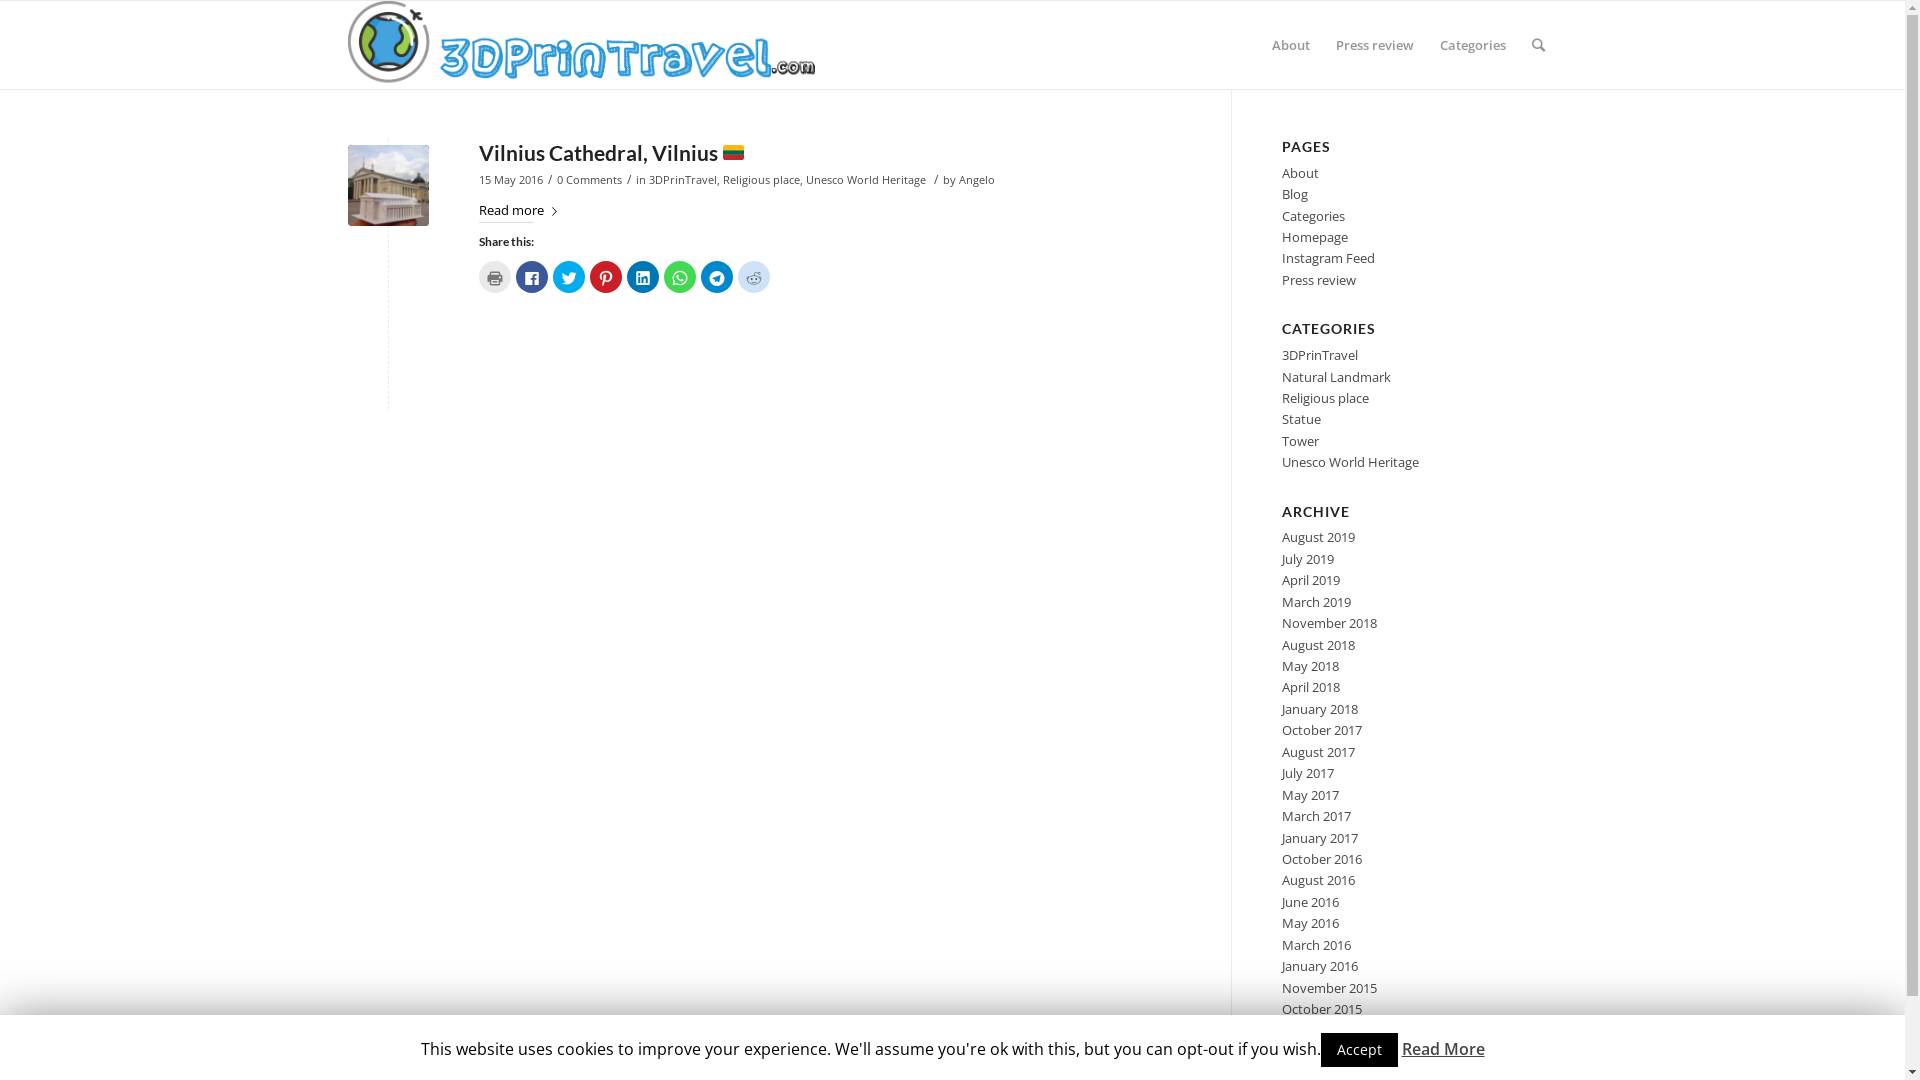  What do you see at coordinates (1281, 837) in the screenshot?
I see `'January 2017'` at bounding box center [1281, 837].